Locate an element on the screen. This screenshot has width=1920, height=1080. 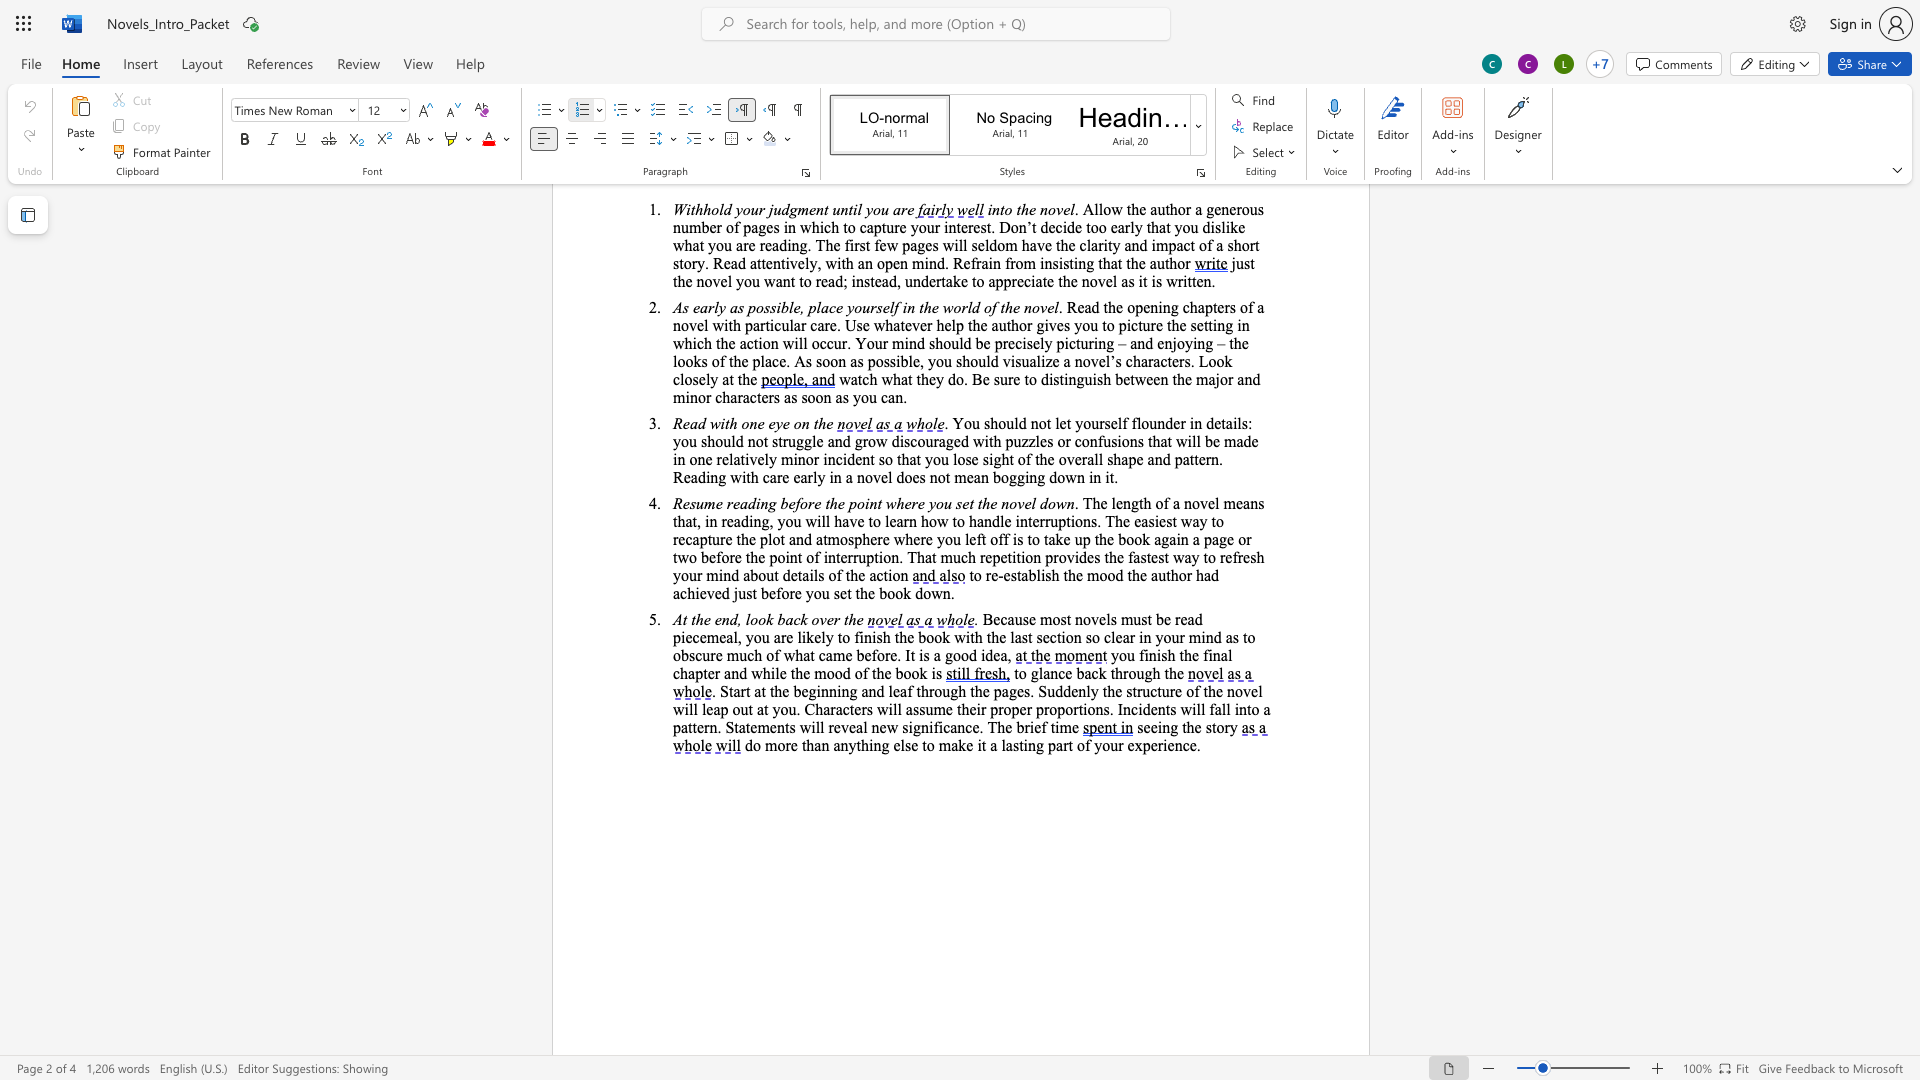
the space between the continuous character "f" and "i" in the text is located at coordinates (1207, 655).